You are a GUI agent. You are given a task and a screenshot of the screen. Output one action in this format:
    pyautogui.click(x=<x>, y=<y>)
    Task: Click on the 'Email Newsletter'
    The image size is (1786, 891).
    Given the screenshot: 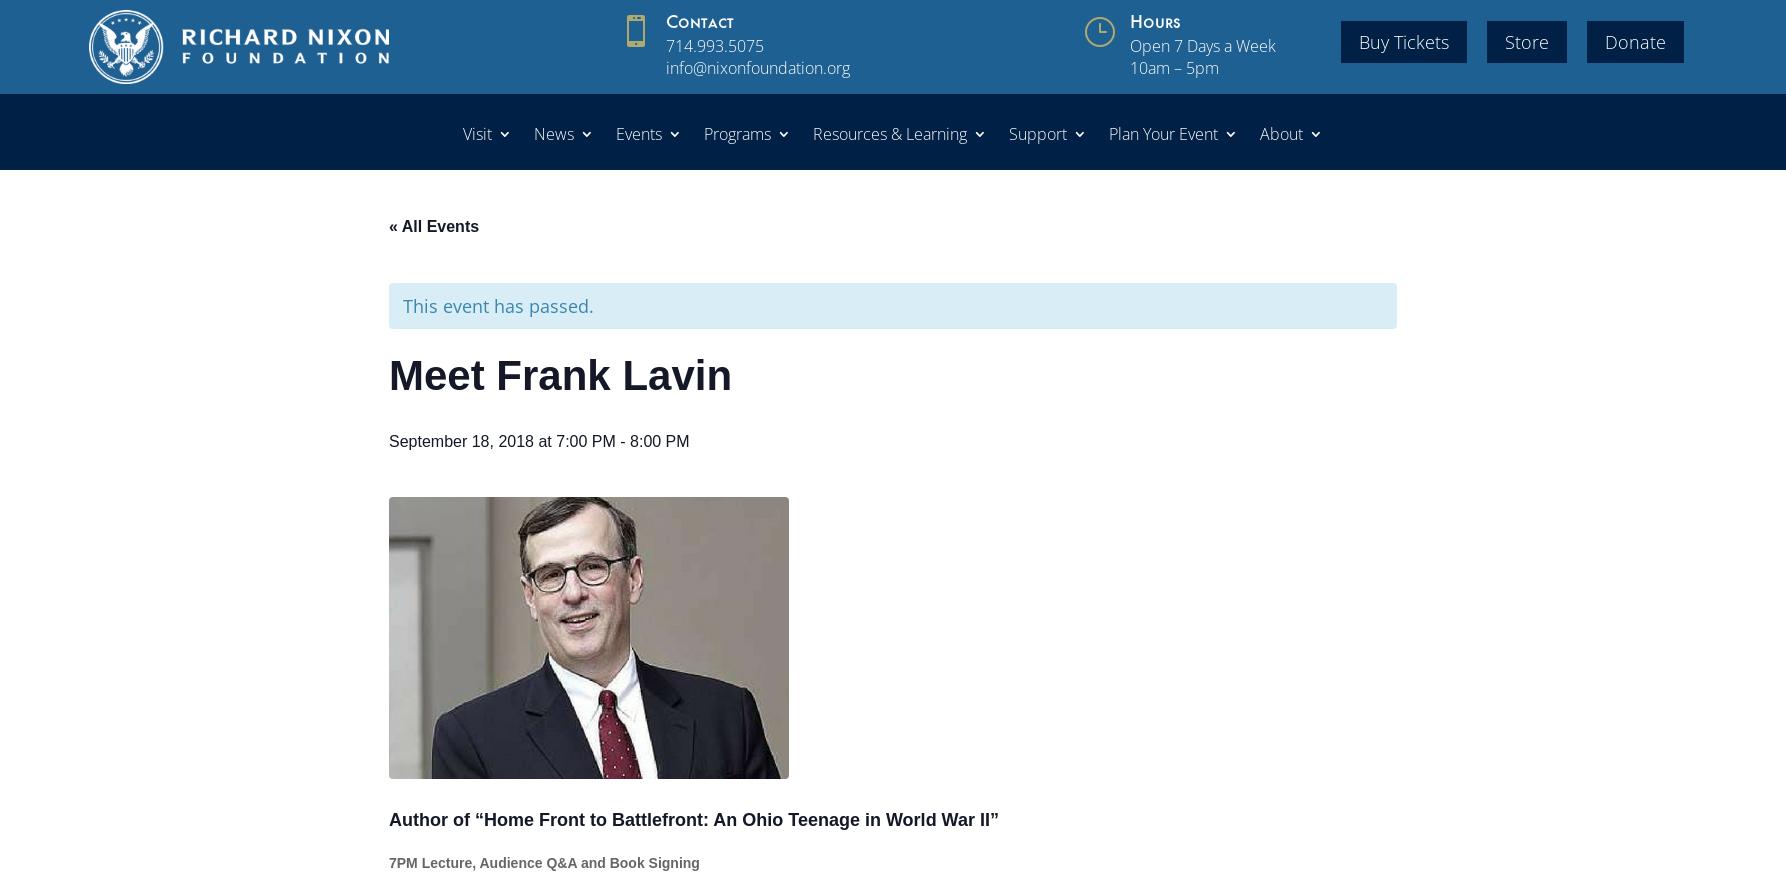 What is the action you would take?
    pyautogui.click(x=1348, y=290)
    